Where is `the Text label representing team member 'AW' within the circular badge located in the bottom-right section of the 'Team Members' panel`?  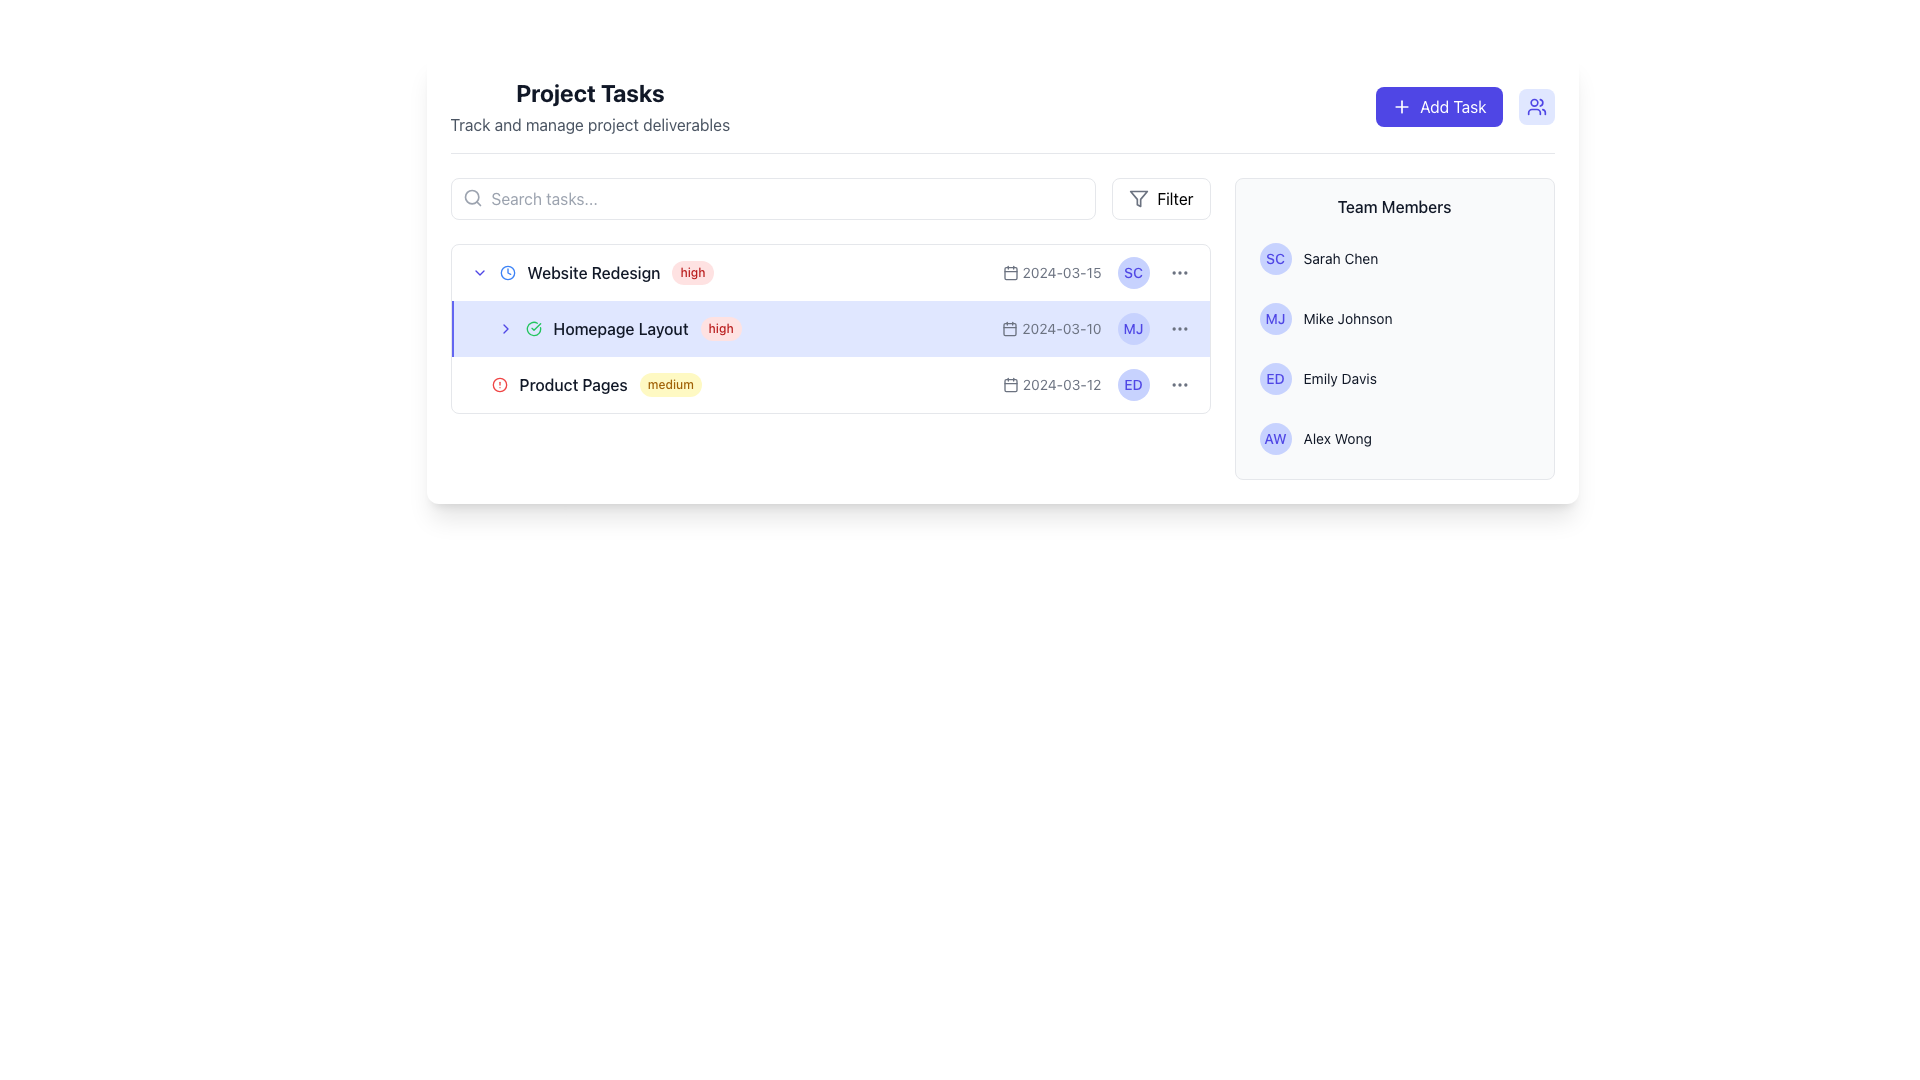 the Text label representing team member 'AW' within the circular badge located in the bottom-right section of the 'Team Members' panel is located at coordinates (1274, 438).